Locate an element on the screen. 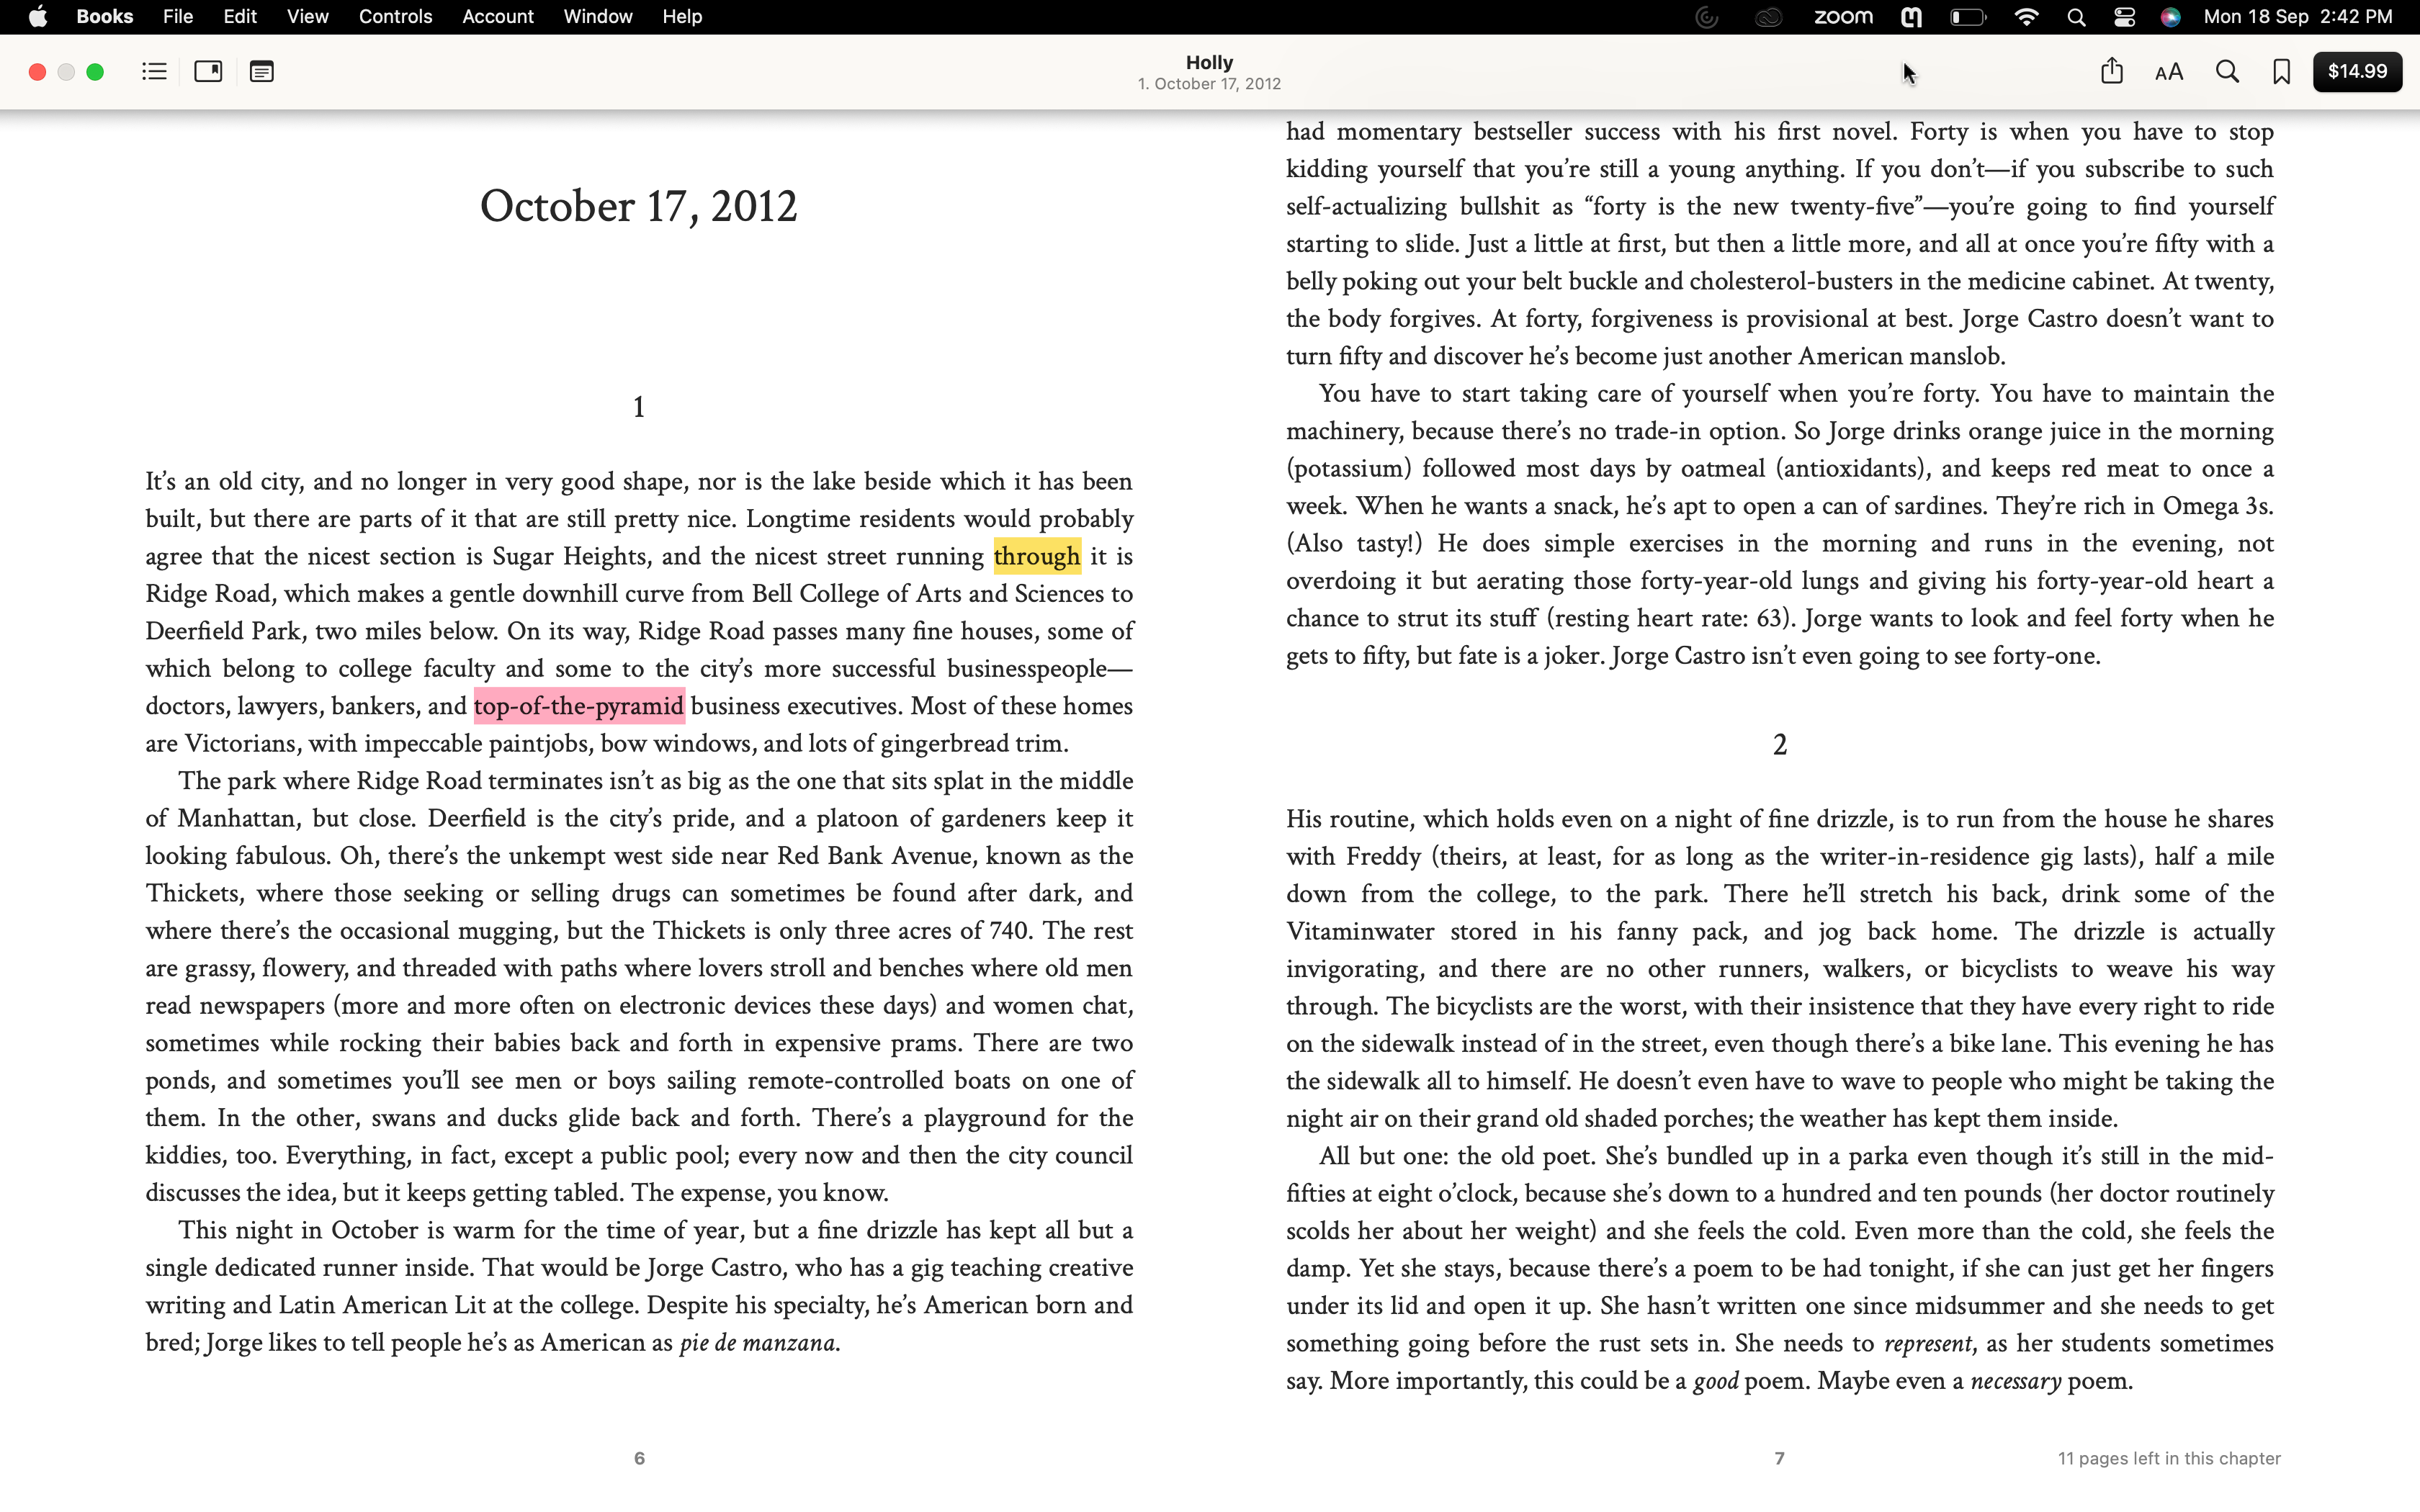 The height and width of the screenshot is (1512, 2420). and highlight all "Jorge Castro" entries is located at coordinates (2225, 73).